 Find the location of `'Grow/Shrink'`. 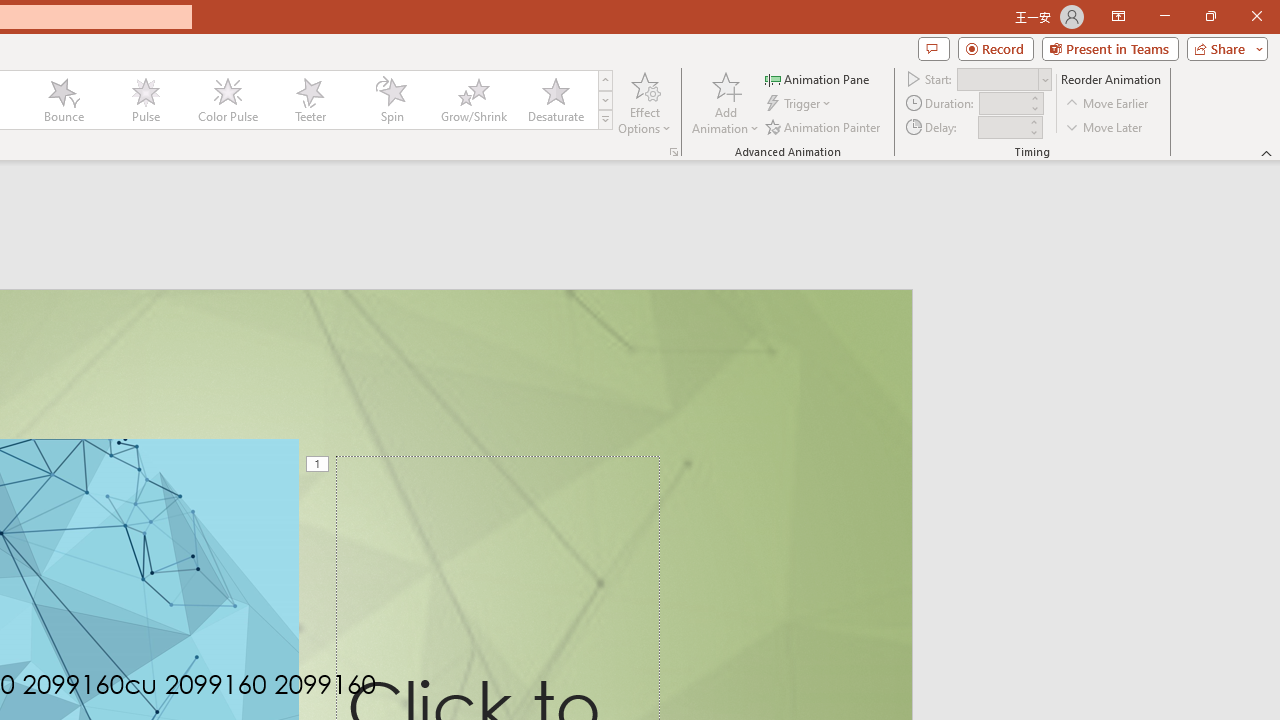

'Grow/Shrink' is located at coordinates (472, 100).